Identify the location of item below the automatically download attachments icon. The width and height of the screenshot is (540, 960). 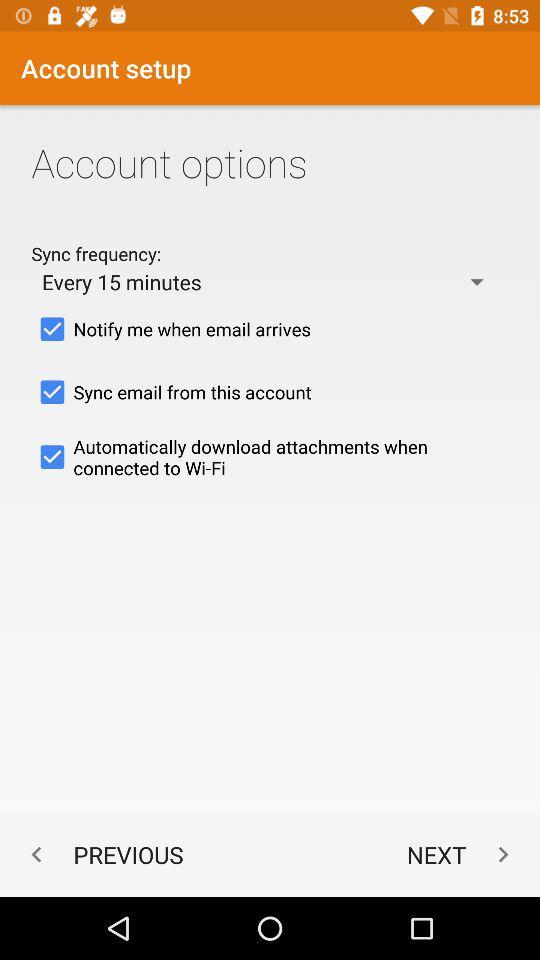
(102, 853).